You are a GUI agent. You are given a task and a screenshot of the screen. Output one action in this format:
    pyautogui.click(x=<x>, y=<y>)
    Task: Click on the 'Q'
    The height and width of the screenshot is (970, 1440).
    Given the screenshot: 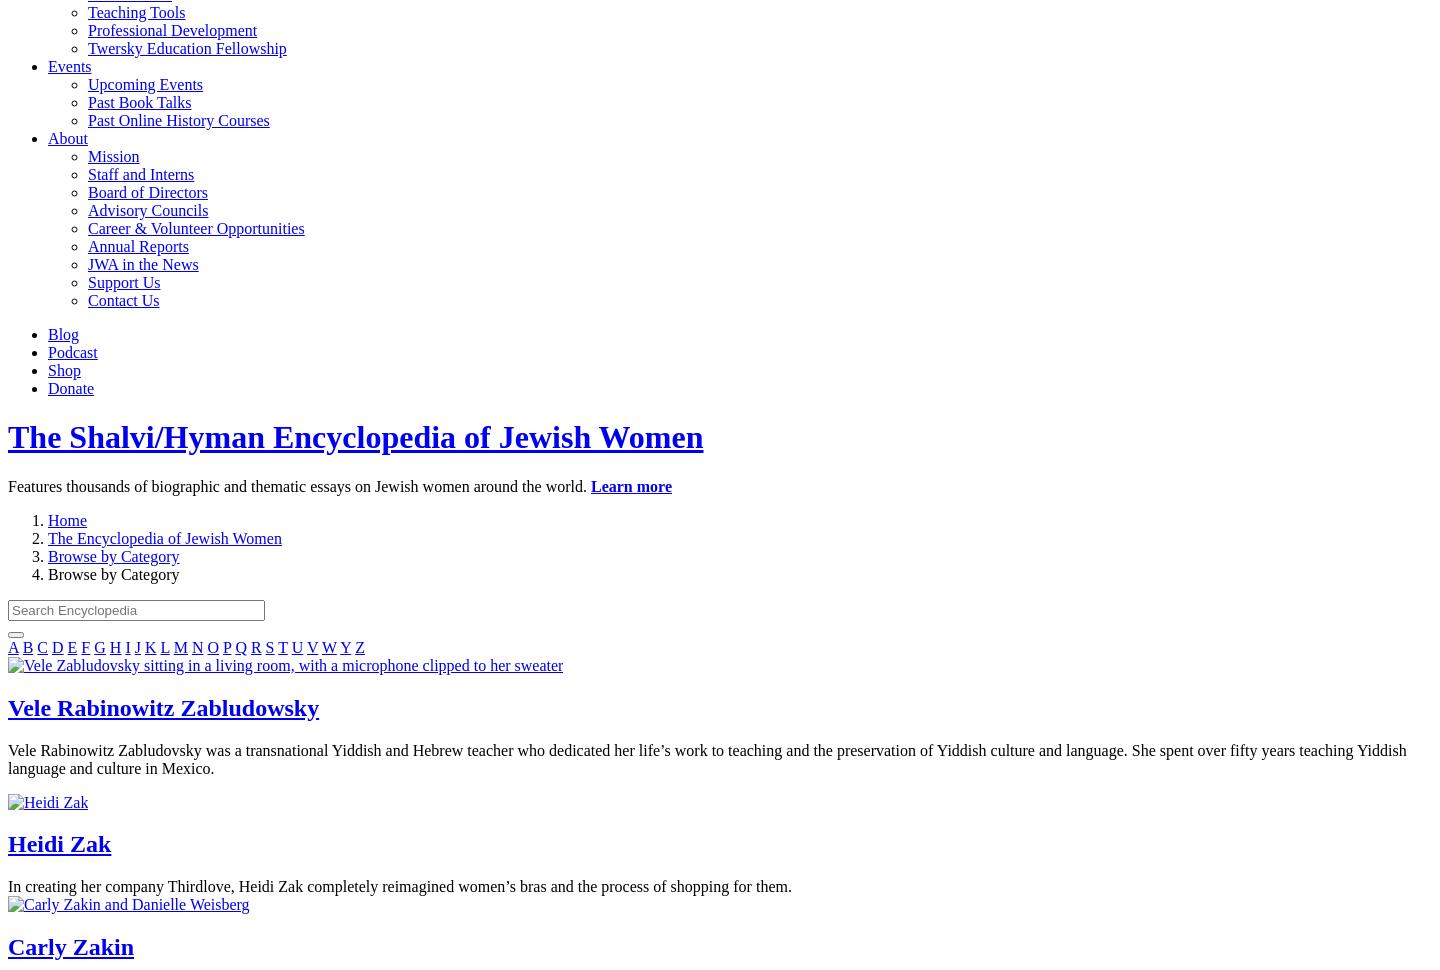 What is the action you would take?
    pyautogui.click(x=235, y=645)
    